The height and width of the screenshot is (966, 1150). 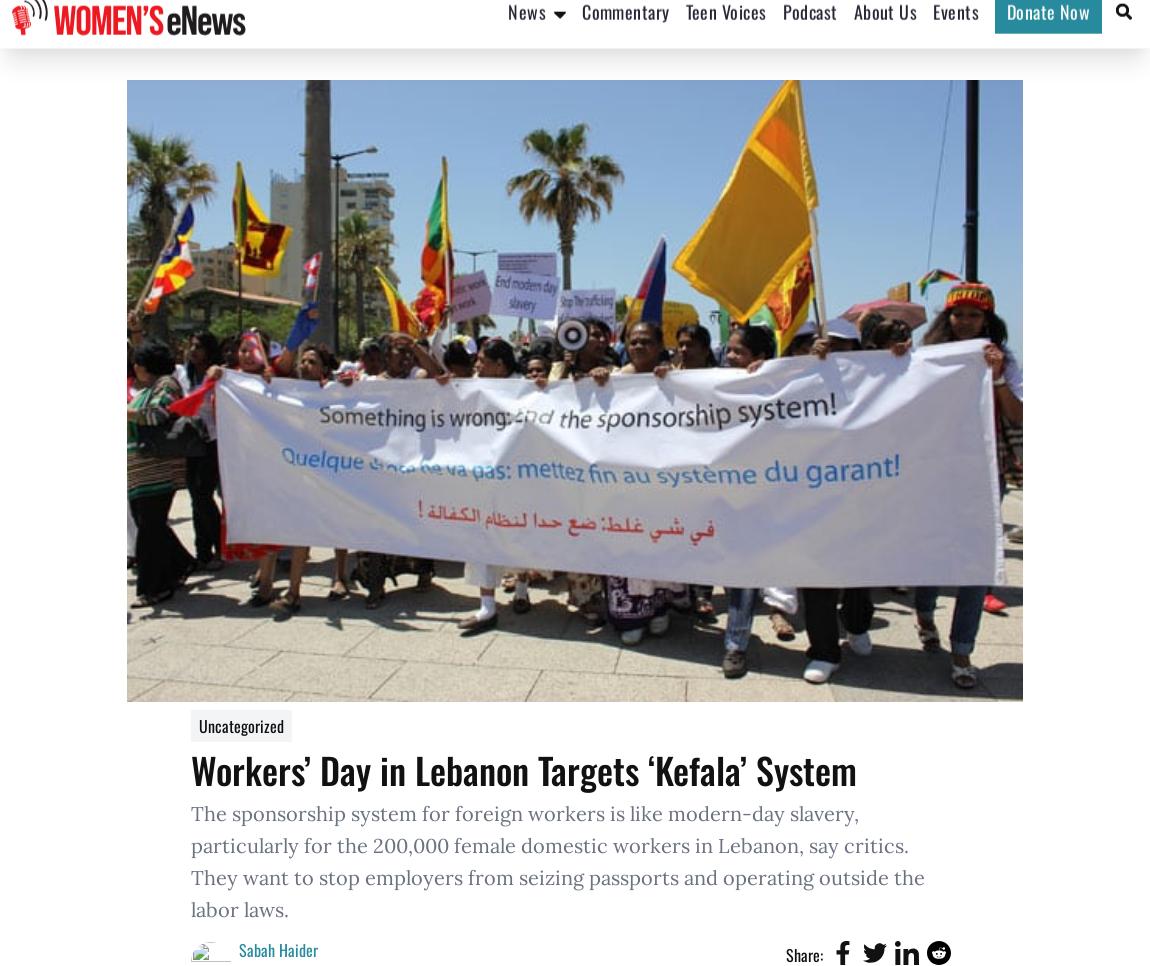 I want to click on 'The sponsorship system for foreign workers is like modern-day slavery, particularly for the 200,000 female domestic workers in Lebanon, say critics. They want to stop employers from seizing passports and operating outside the labor laws.', so click(x=557, y=860).